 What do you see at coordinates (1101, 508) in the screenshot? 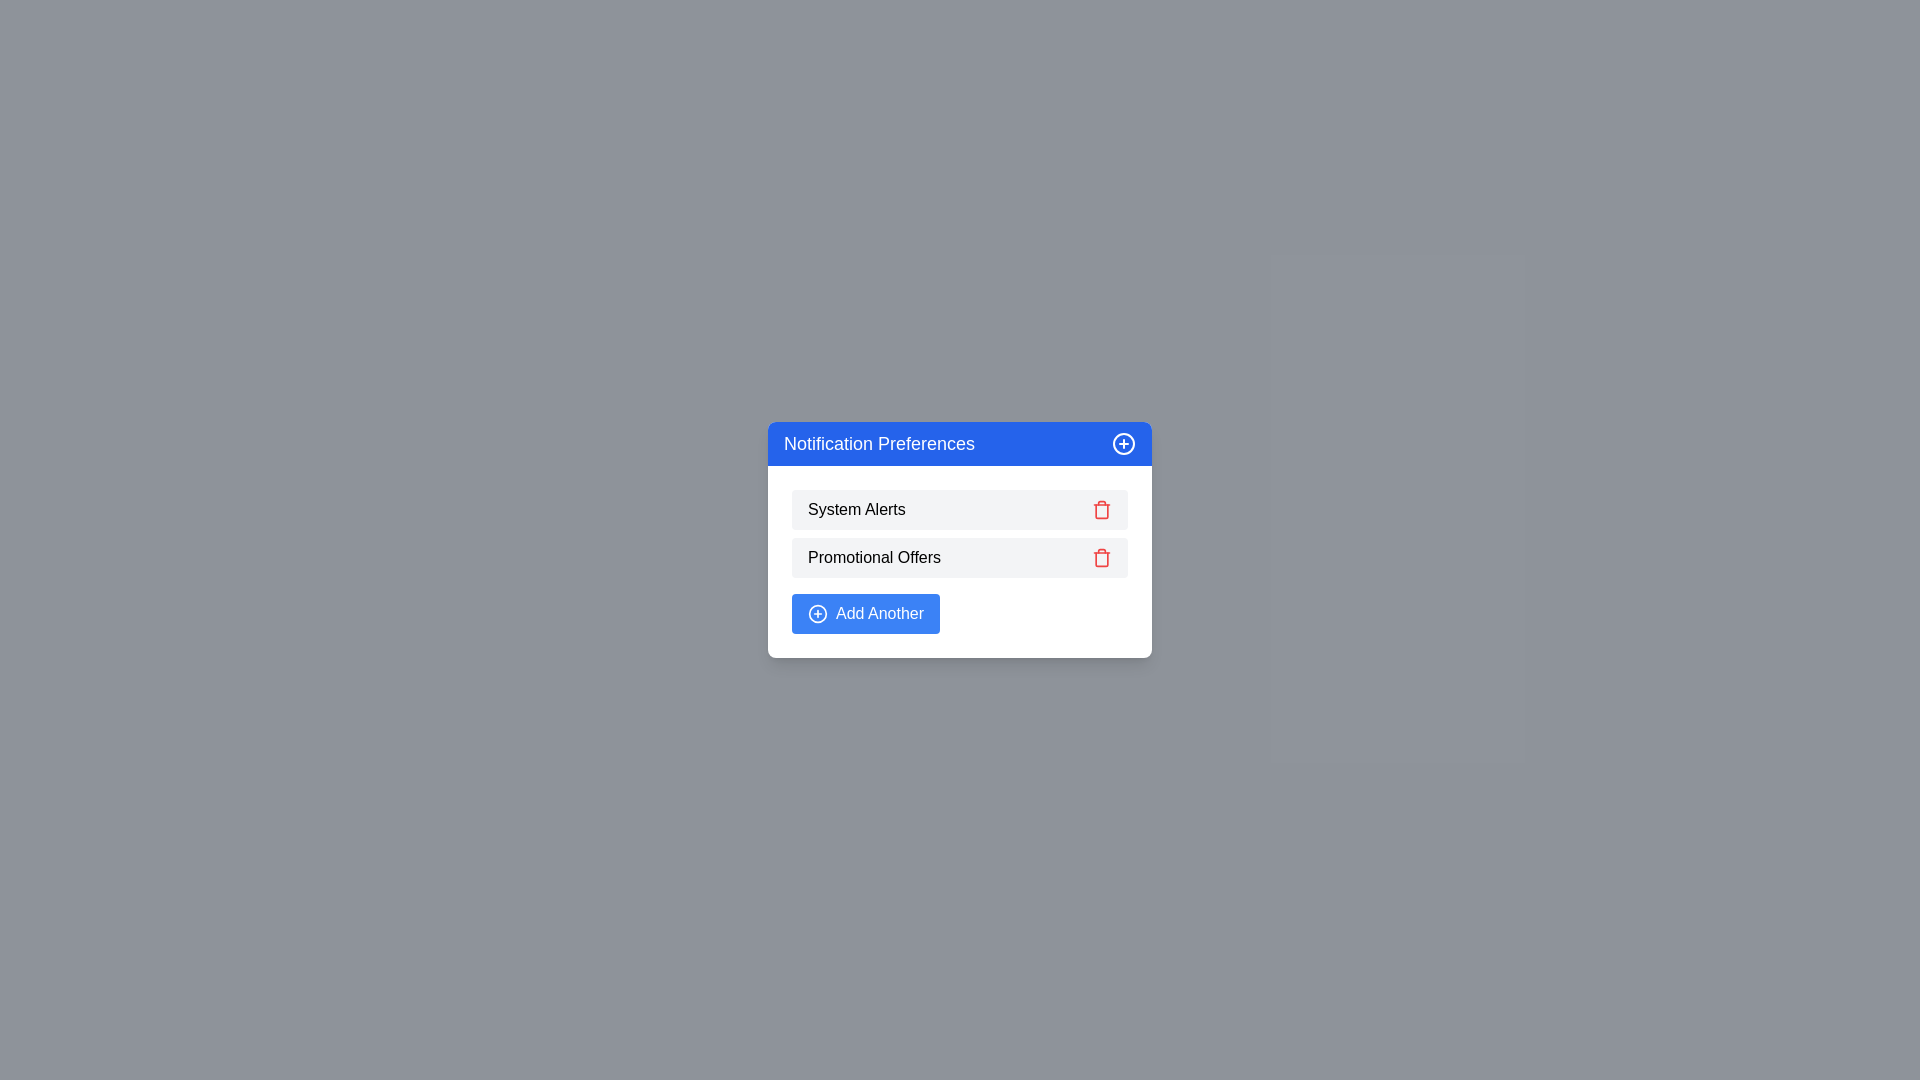
I see `the delete button located to the right of the 'System Alerts' text` at bounding box center [1101, 508].